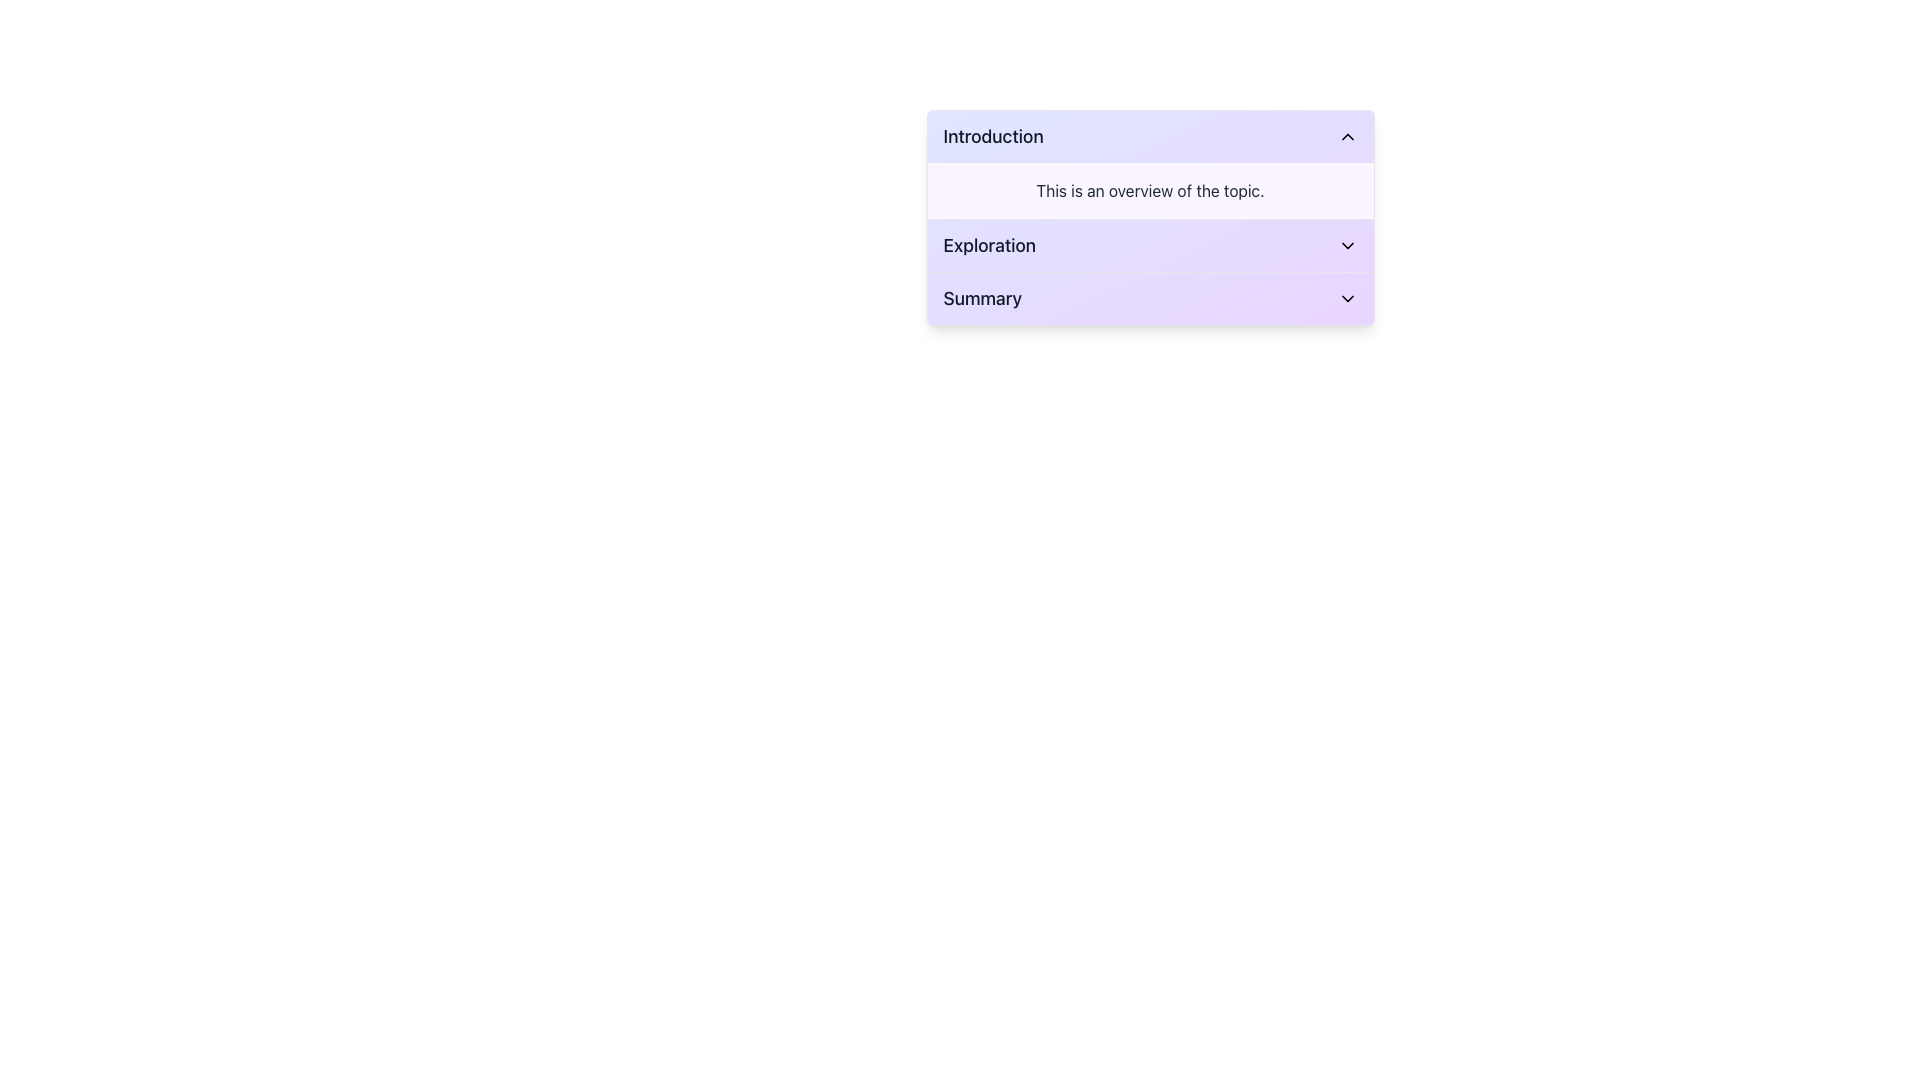 Image resolution: width=1920 pixels, height=1080 pixels. I want to click on the small downward-pointing chevron icon, which is black and located within a purple background near the right edge of the 'Exploration' section, so click(1347, 245).